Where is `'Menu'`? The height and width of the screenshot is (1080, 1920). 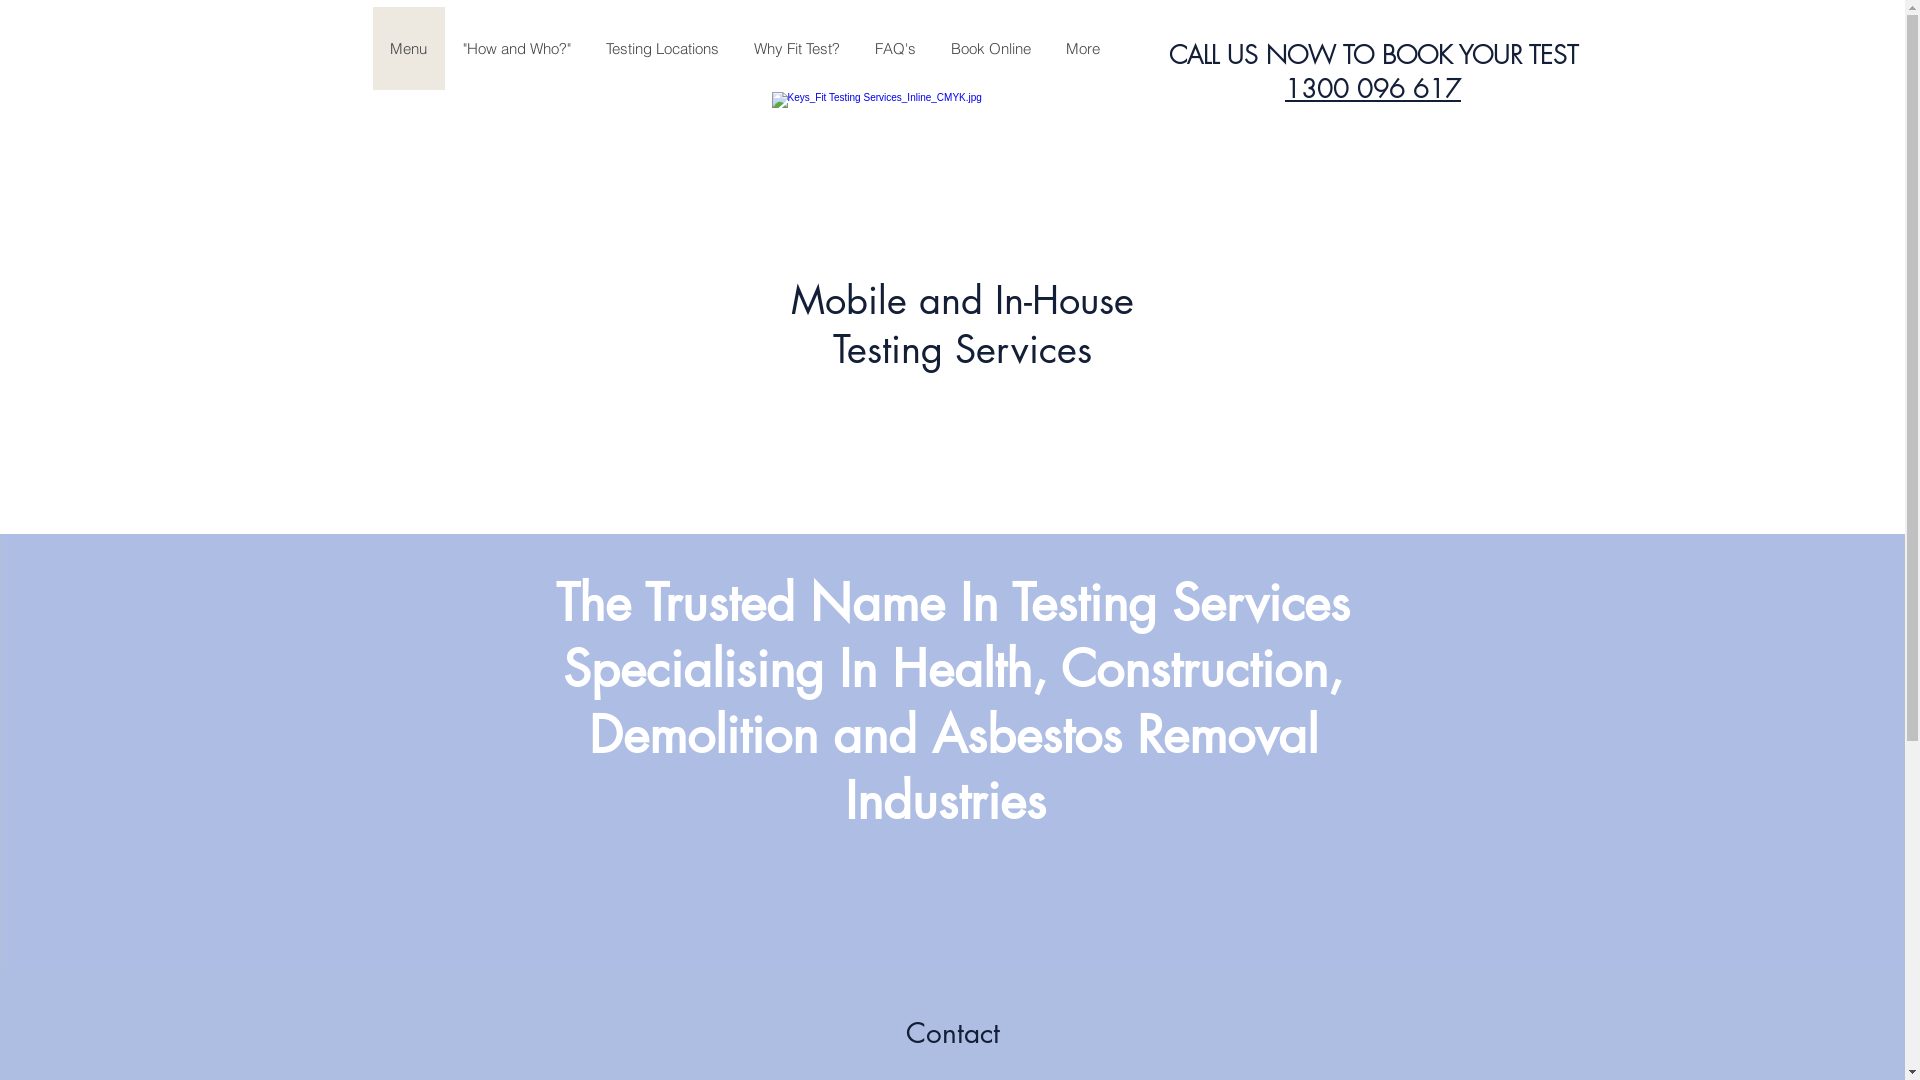
'Menu' is located at coordinates (372, 47).